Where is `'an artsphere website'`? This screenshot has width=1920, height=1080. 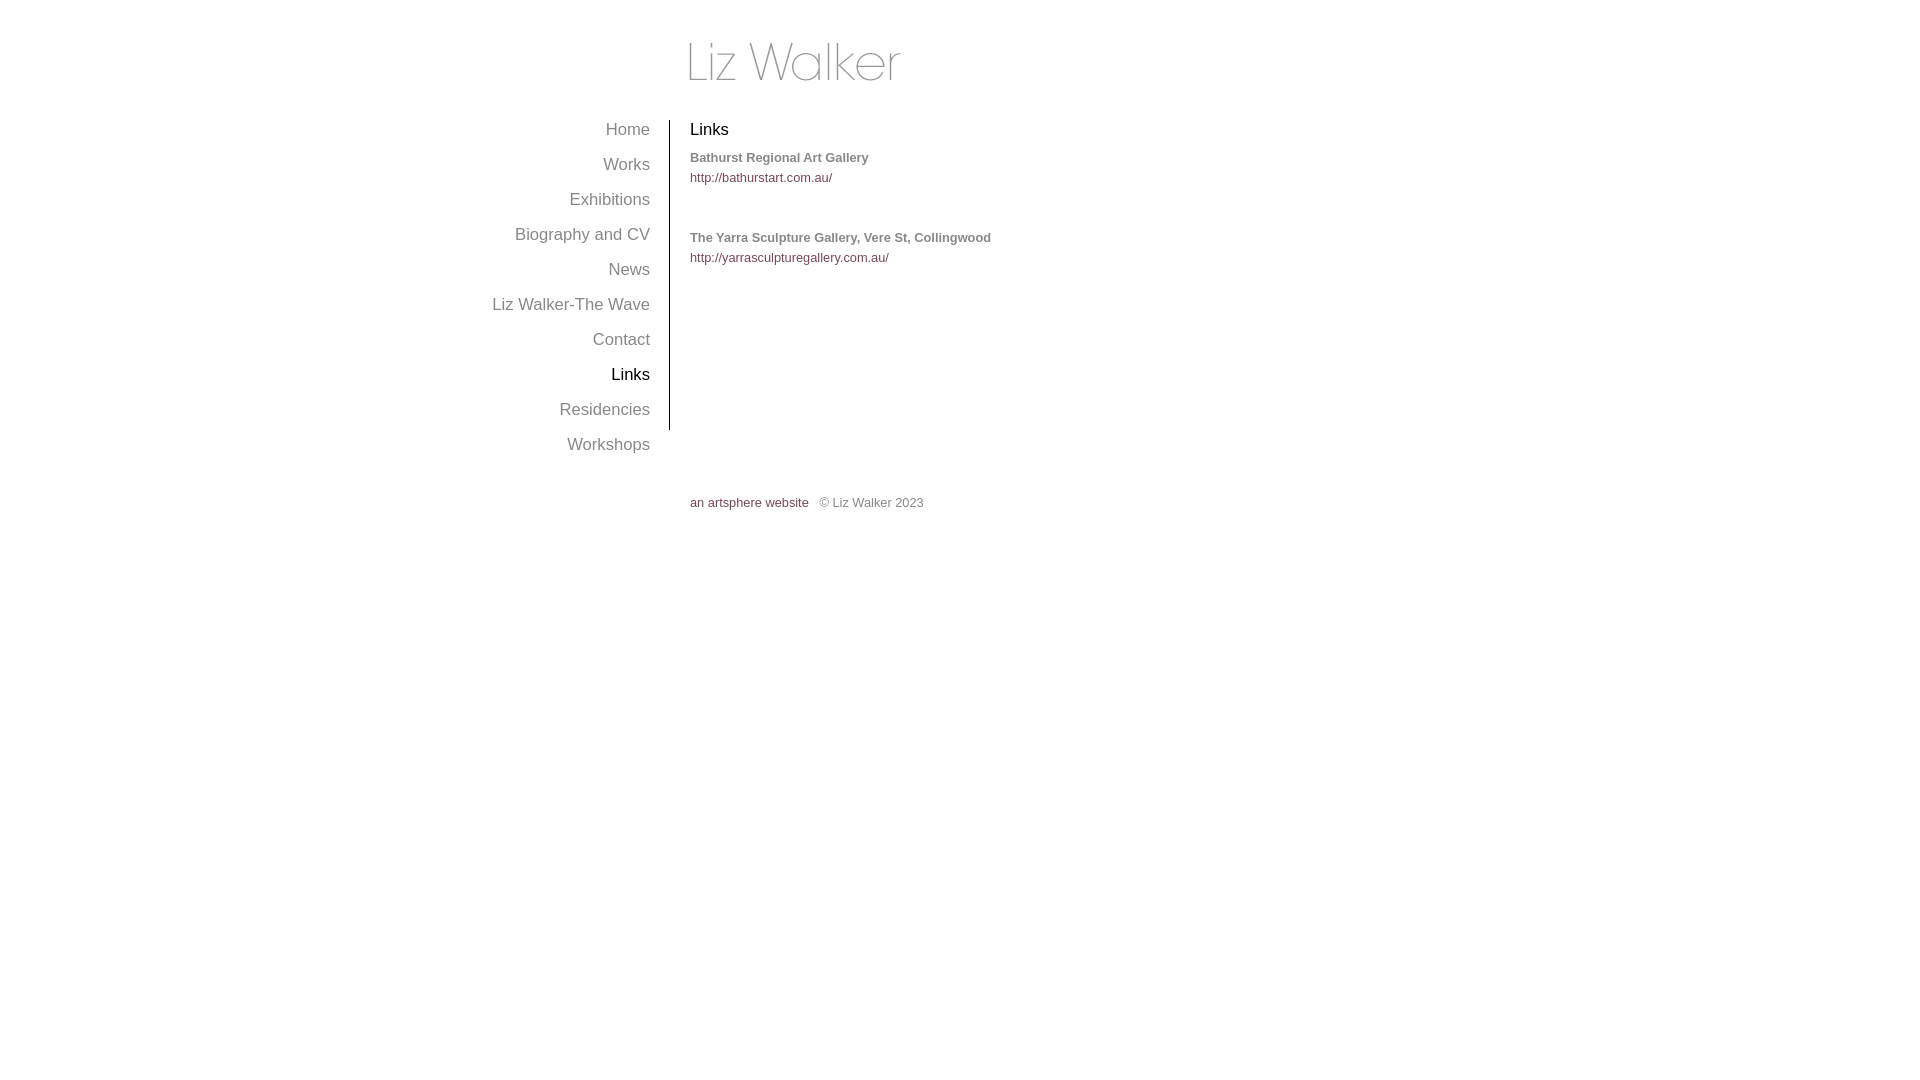
'an artsphere website' is located at coordinates (748, 501).